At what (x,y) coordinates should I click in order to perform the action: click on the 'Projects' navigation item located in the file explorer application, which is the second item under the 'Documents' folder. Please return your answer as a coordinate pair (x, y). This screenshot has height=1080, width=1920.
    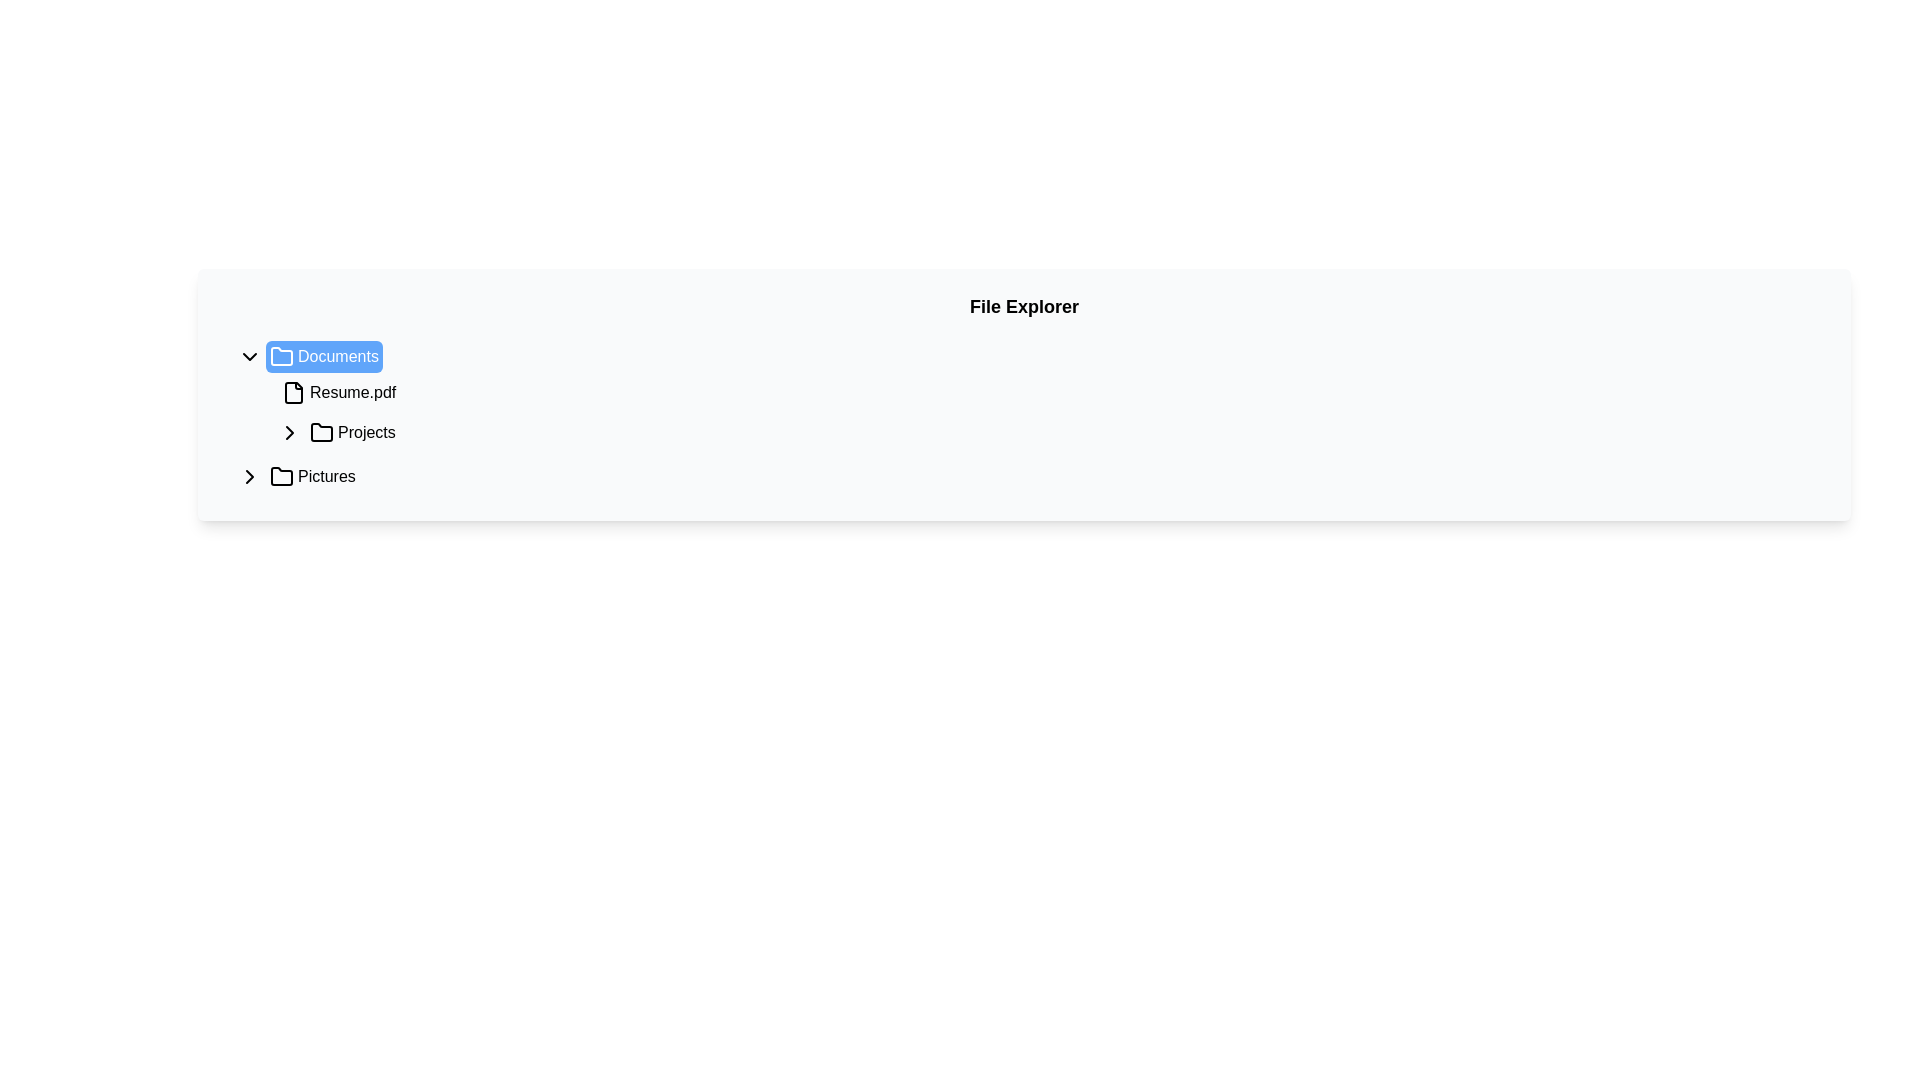
    Looking at the image, I should click on (352, 431).